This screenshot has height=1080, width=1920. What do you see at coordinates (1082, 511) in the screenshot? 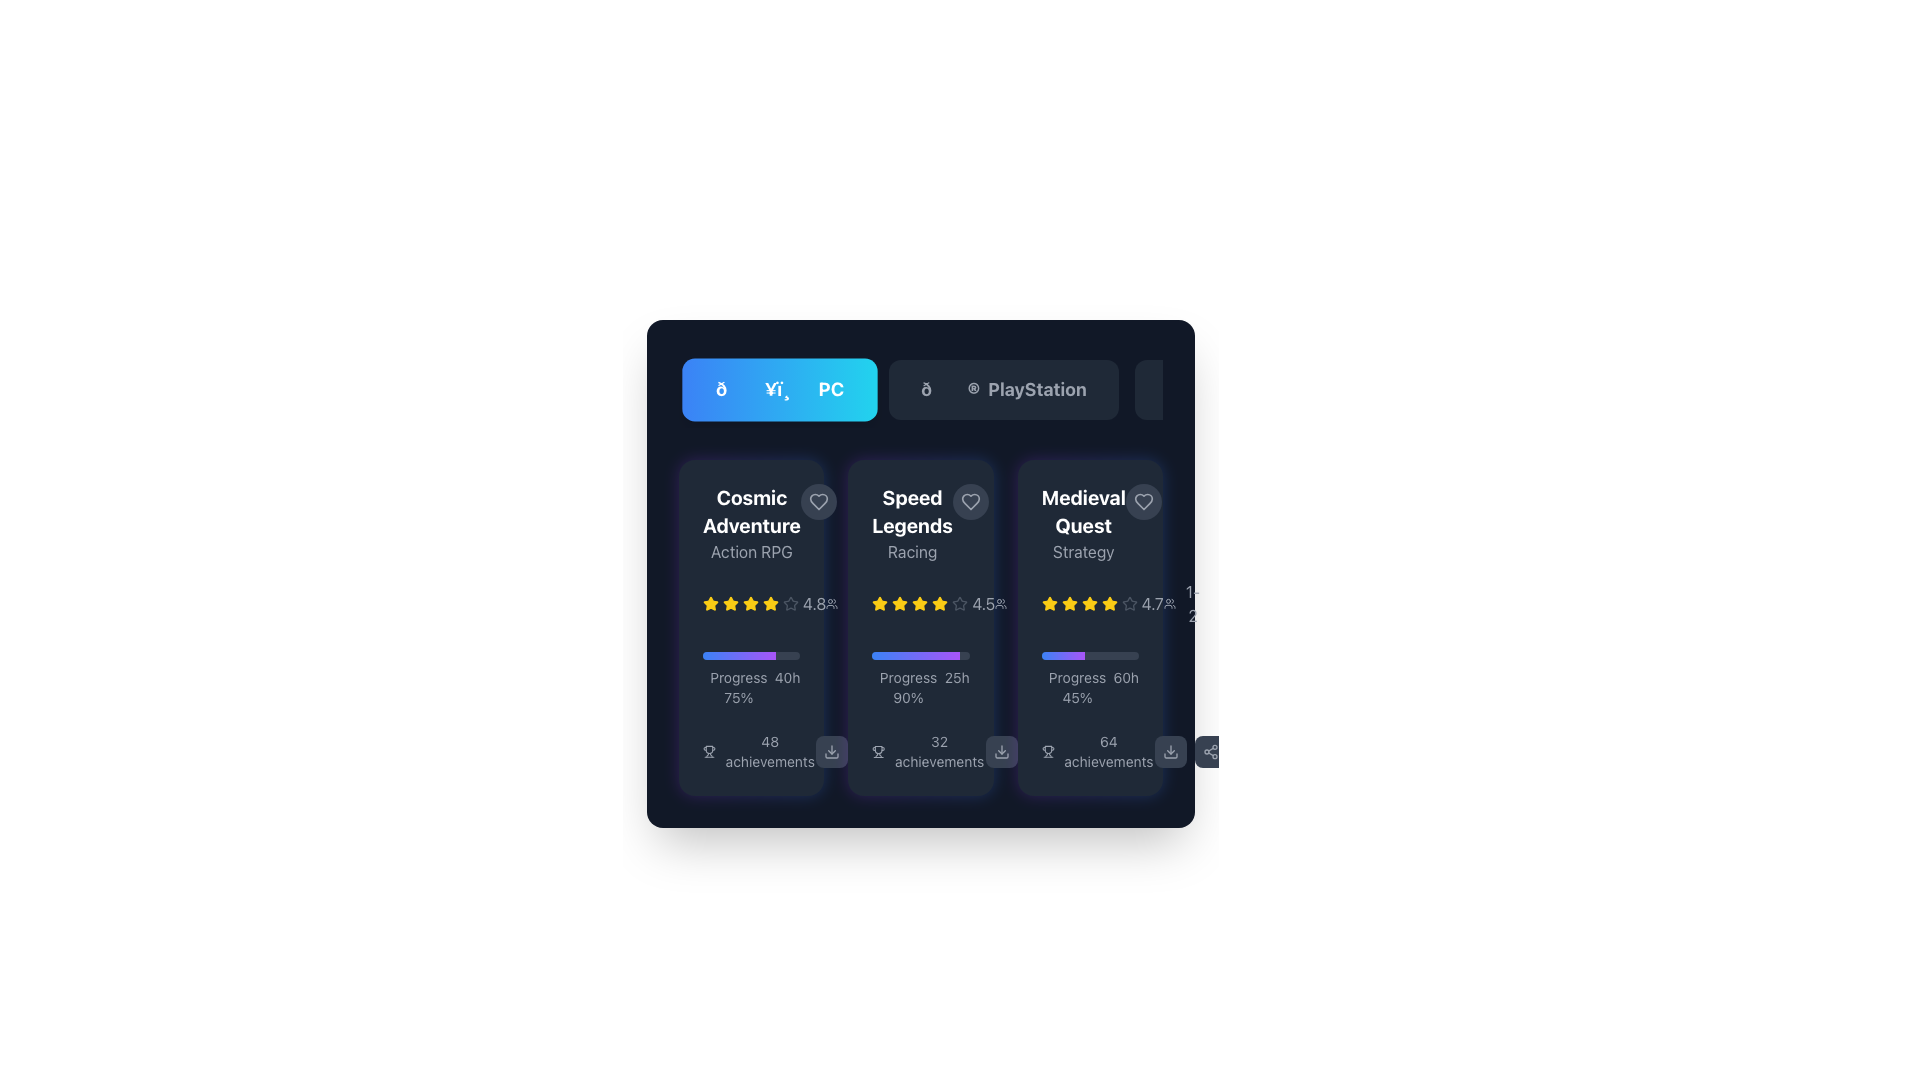
I see `the text element displaying 'Medieval Quest' in bold, white font located in the upper section of the card in the third column of the grid layout` at bounding box center [1082, 511].